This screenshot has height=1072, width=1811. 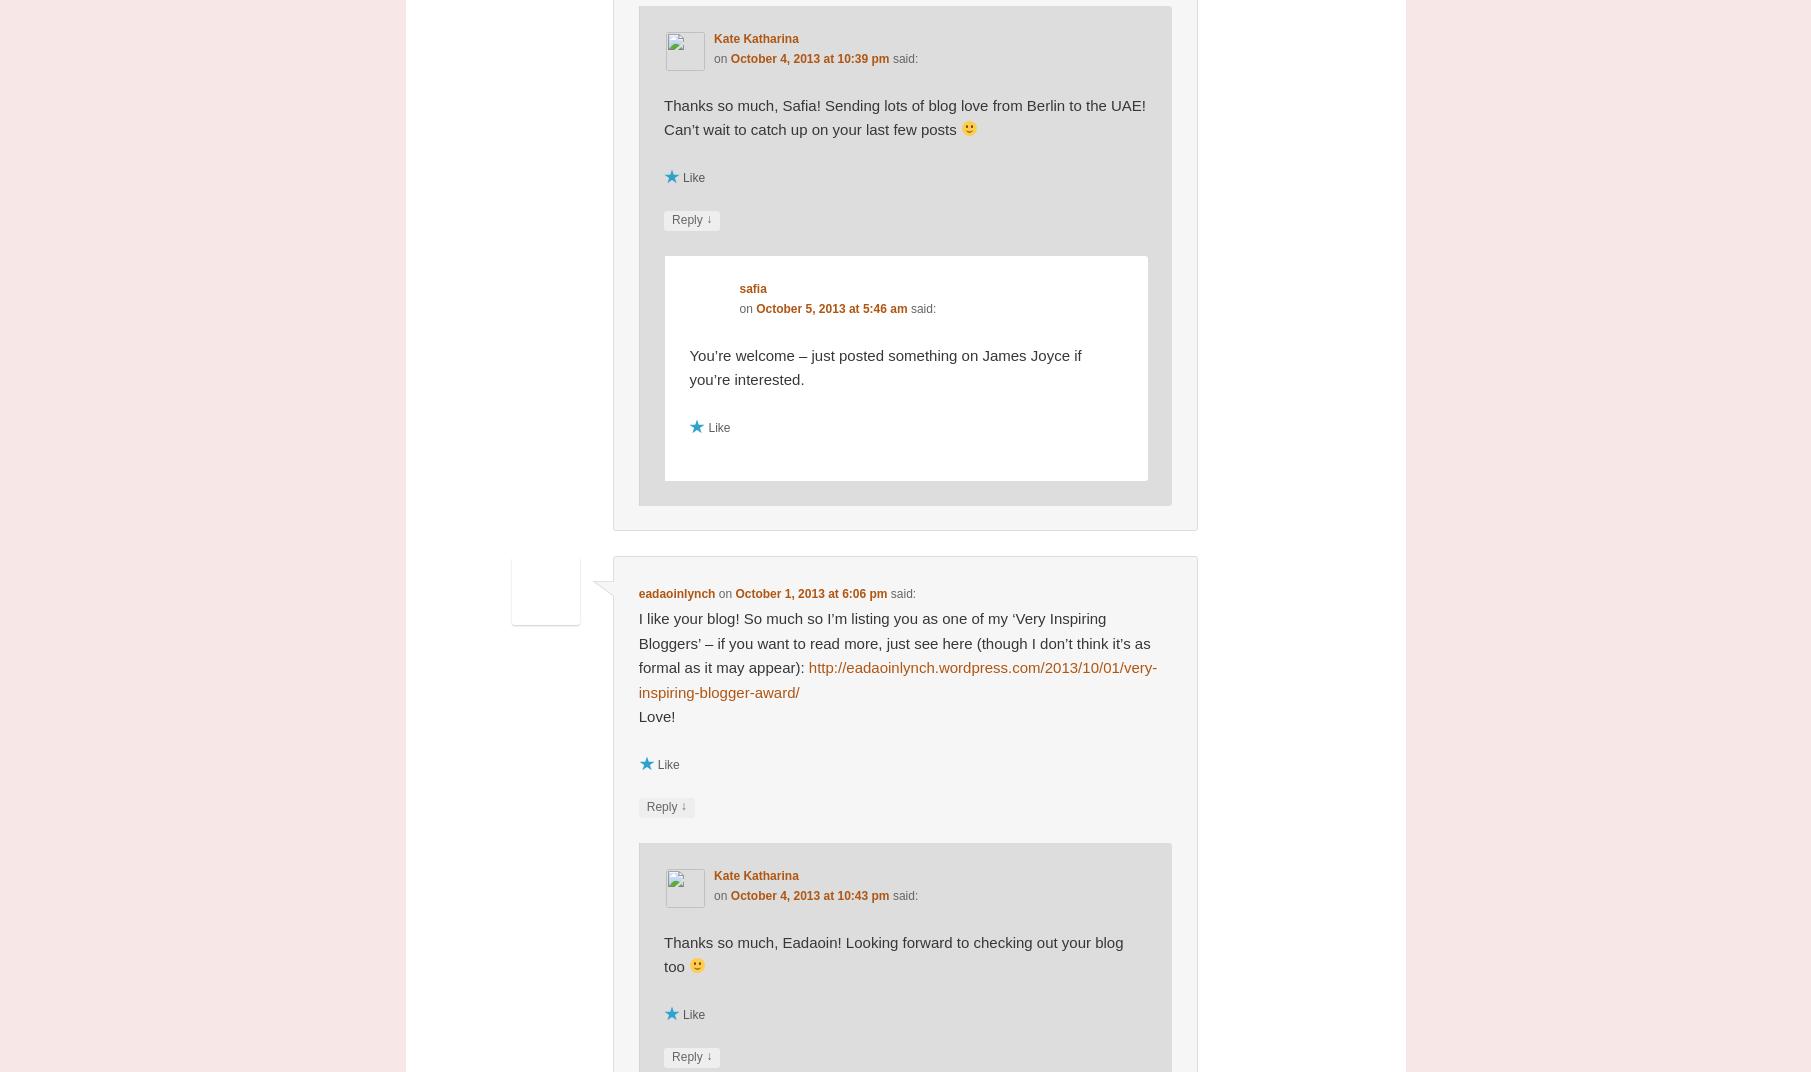 What do you see at coordinates (751, 288) in the screenshot?
I see `'safia'` at bounding box center [751, 288].